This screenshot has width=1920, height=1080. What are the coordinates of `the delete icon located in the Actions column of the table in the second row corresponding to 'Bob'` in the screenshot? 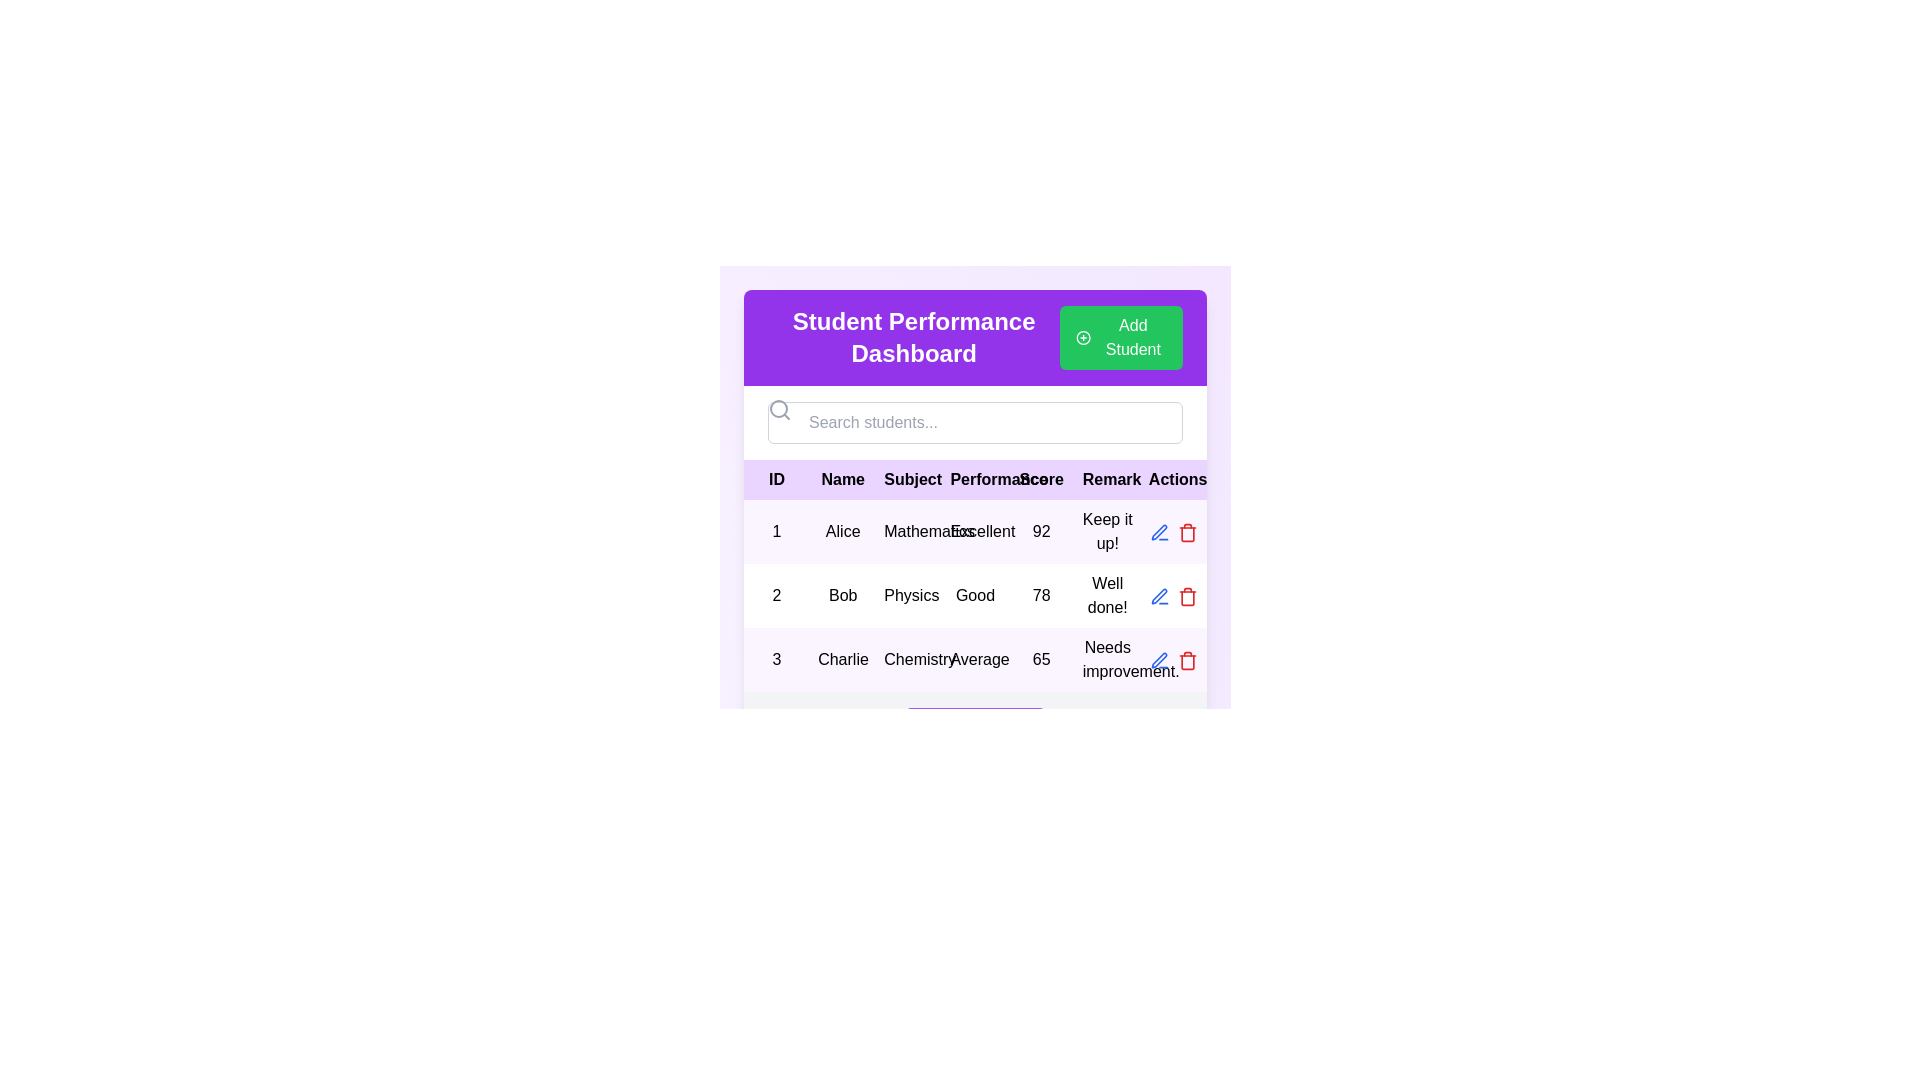 It's located at (1187, 595).